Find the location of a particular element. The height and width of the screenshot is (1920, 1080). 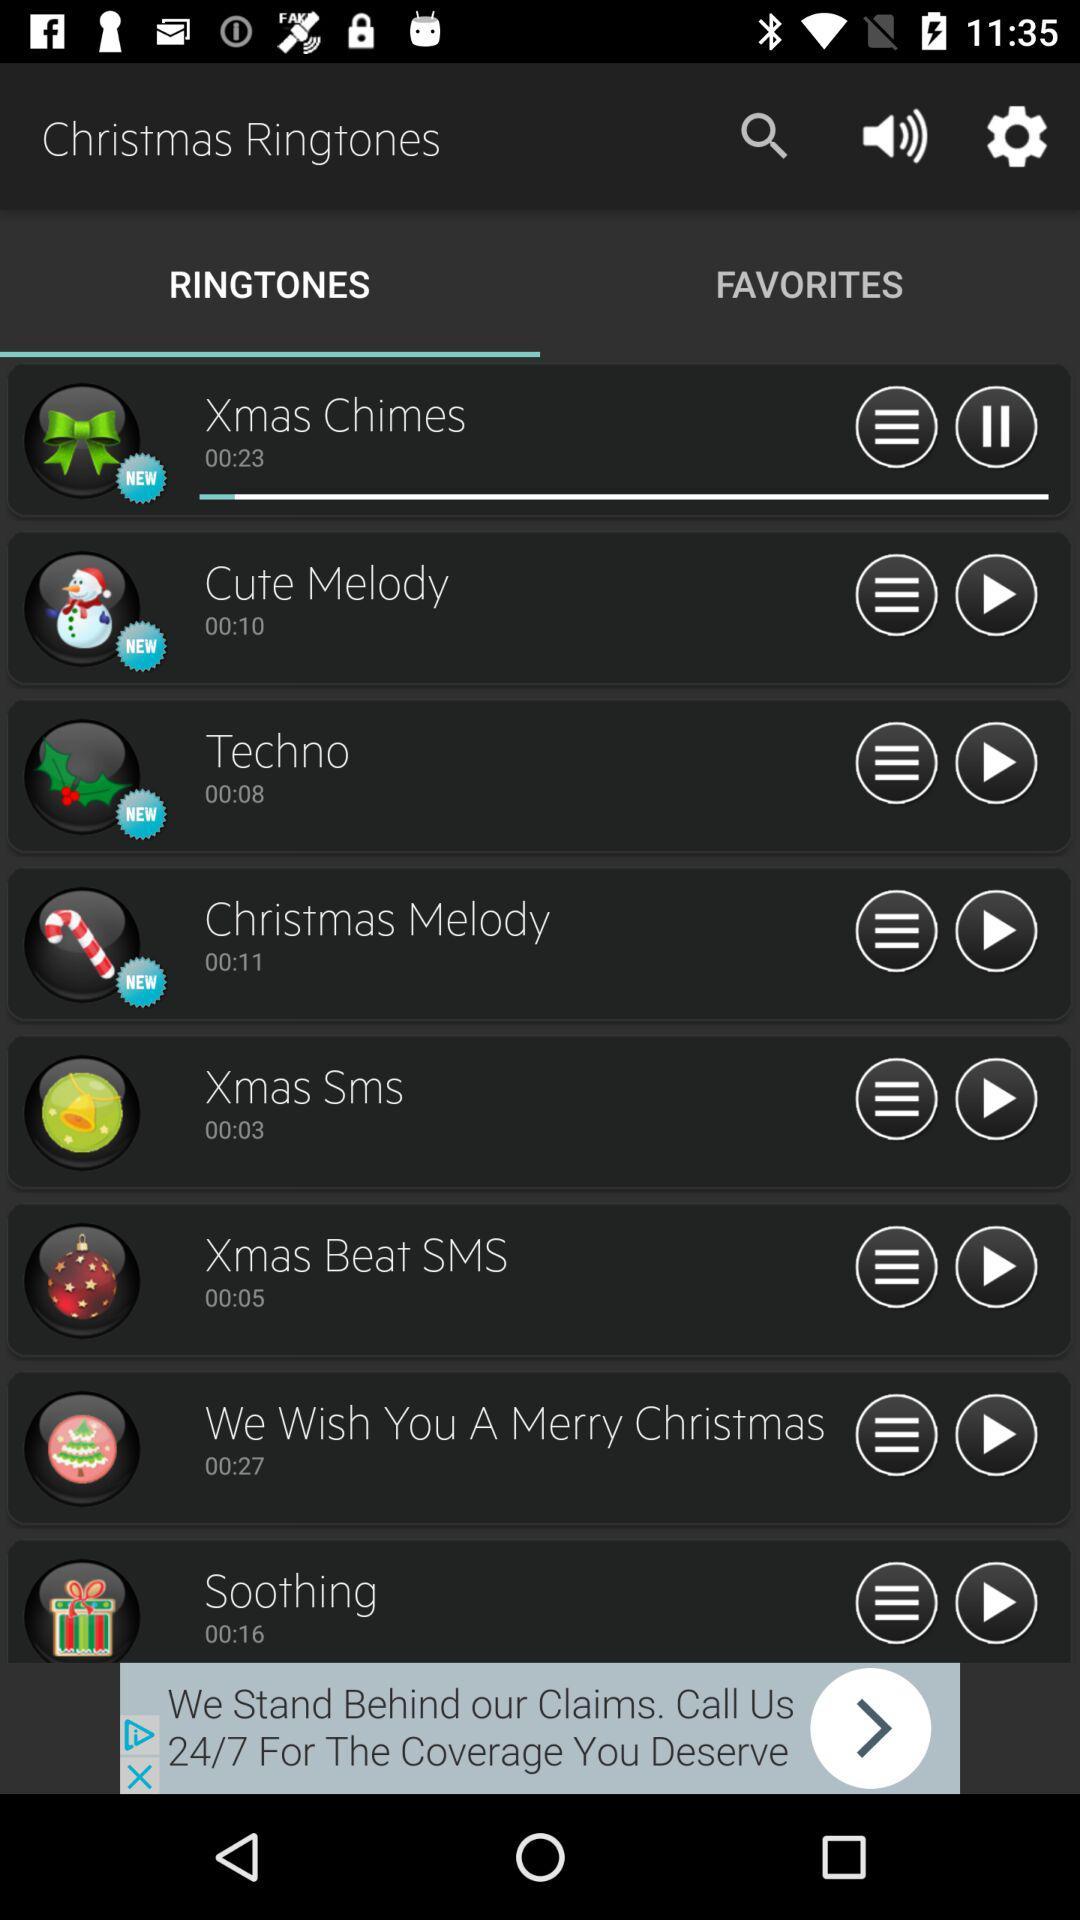

restart ringtone is located at coordinates (895, 1435).